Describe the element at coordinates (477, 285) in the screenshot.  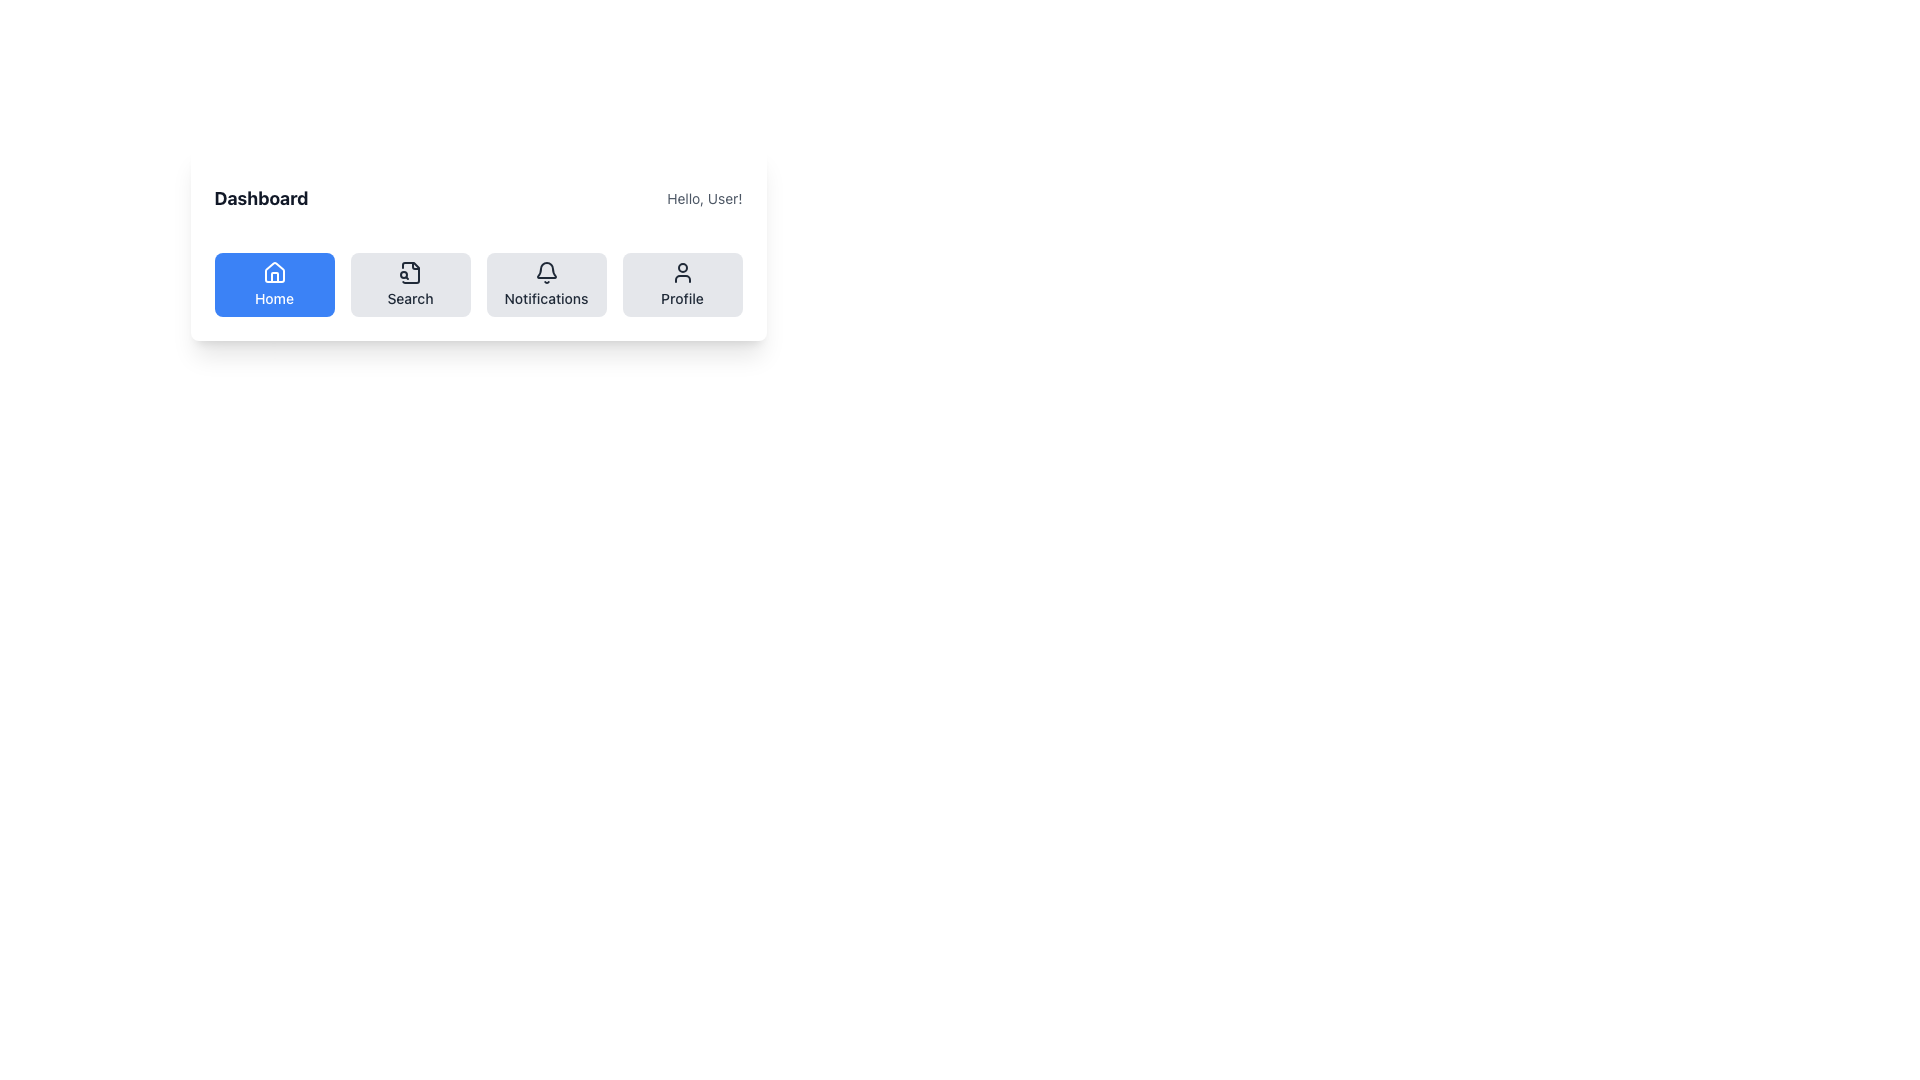
I see `the Notifications button in the Navigation Menu` at that location.